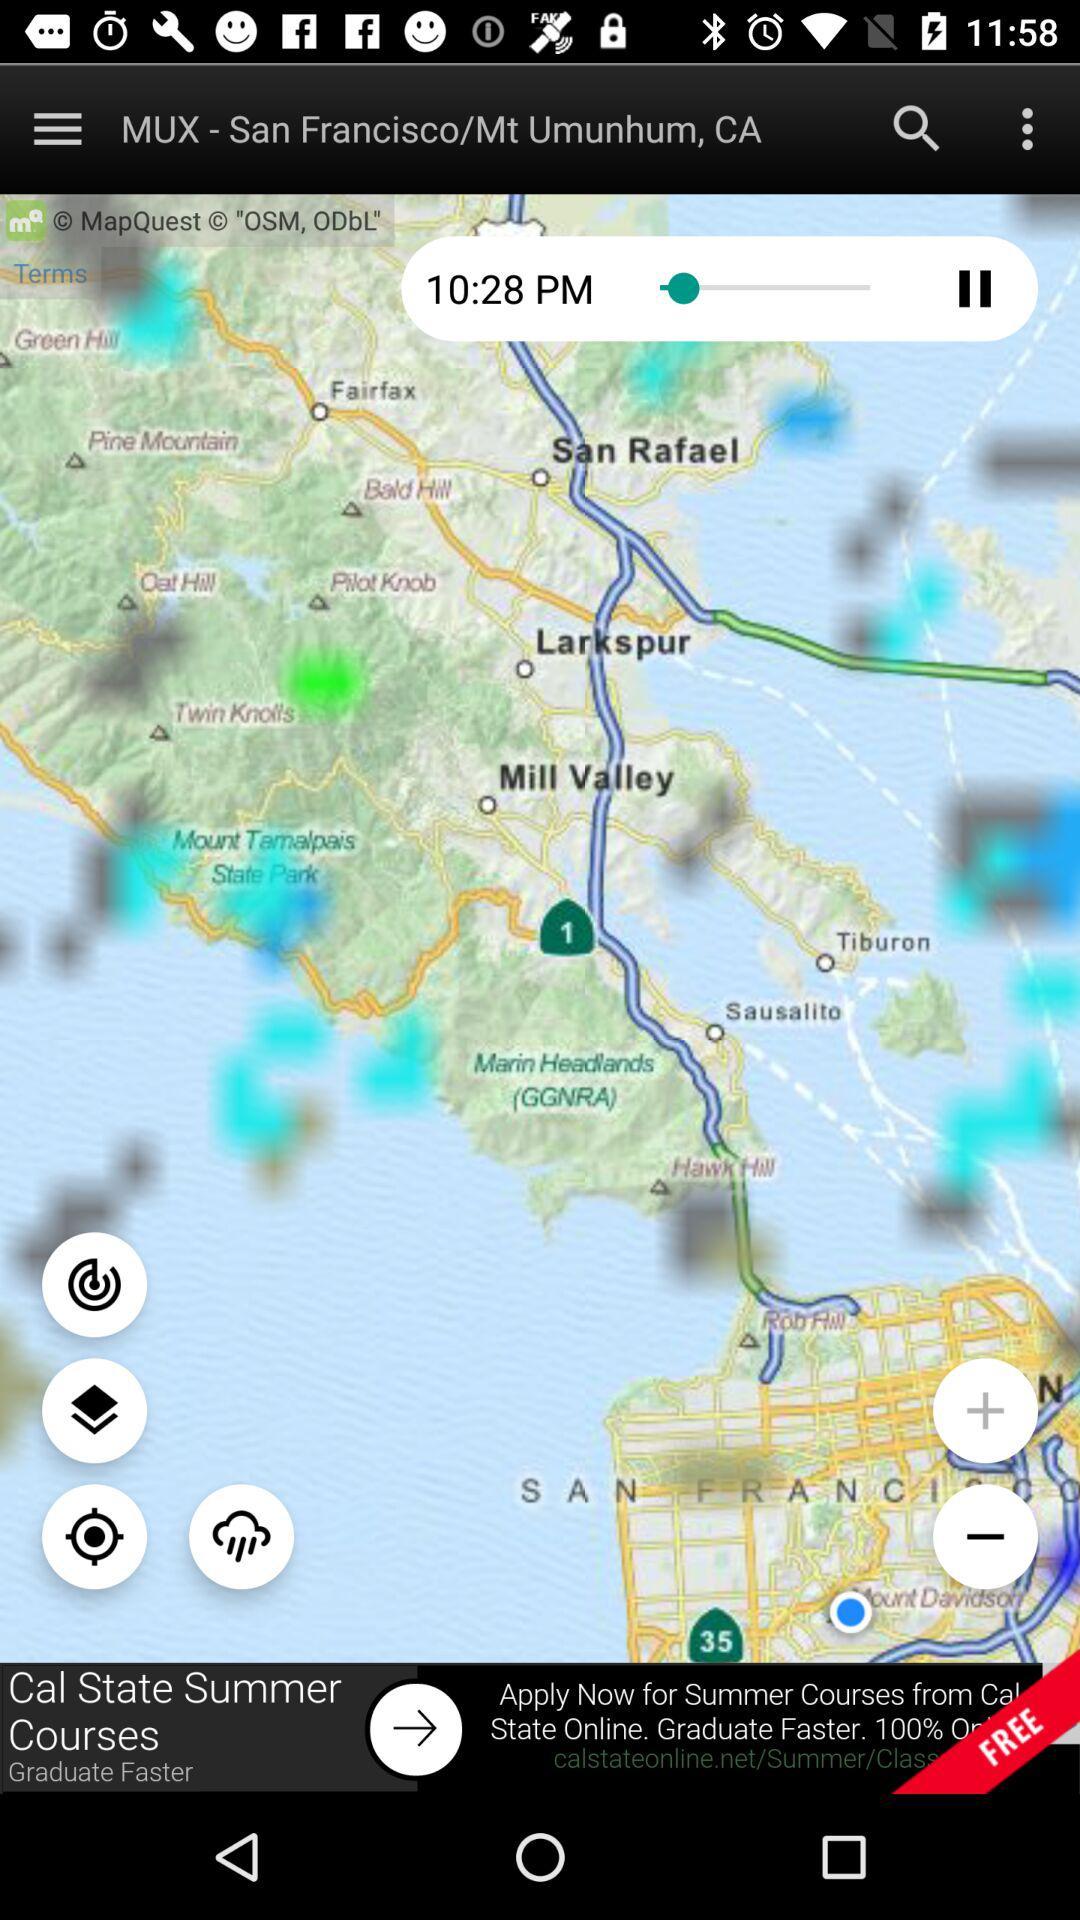 This screenshot has height=1920, width=1080. I want to click on find on map, so click(94, 1535).